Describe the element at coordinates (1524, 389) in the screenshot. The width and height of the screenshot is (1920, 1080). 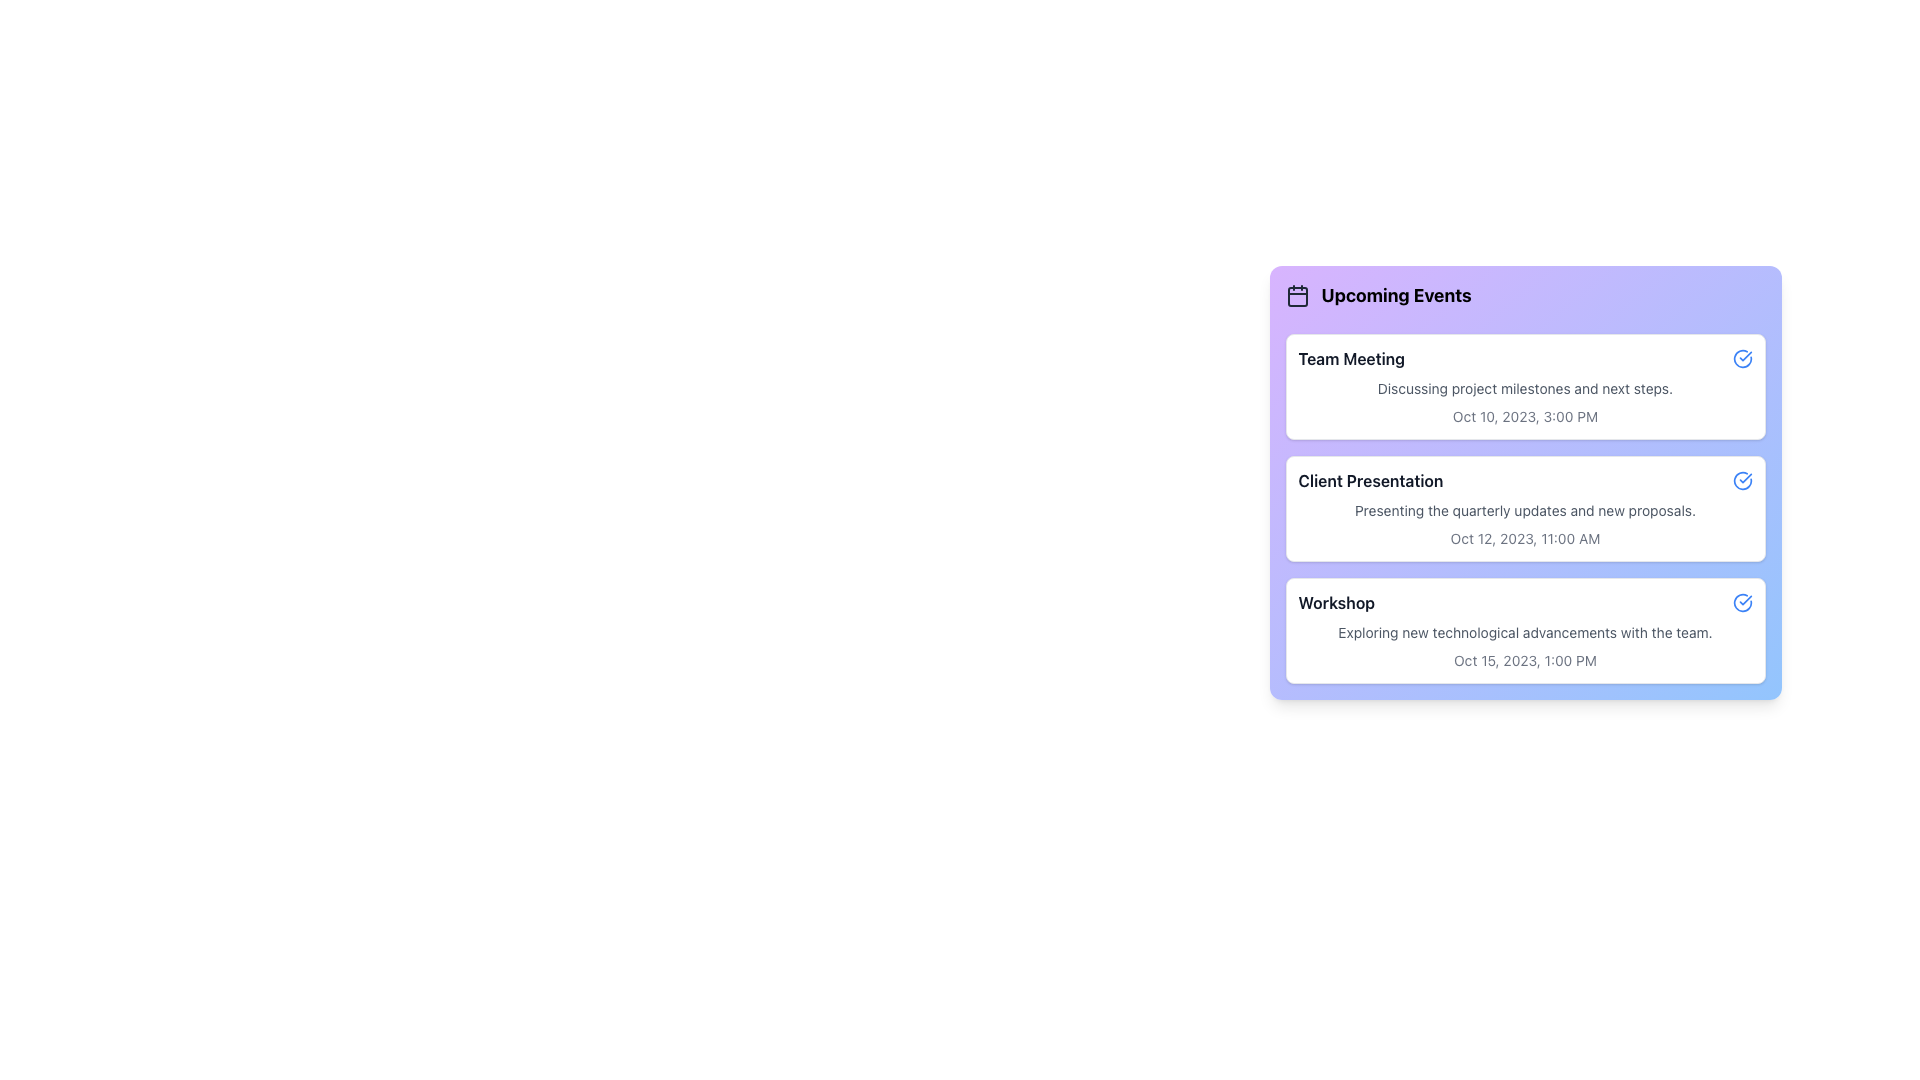
I see `the text element reading 'Discussing project milestones and next steps' located beneath the 'Team Meeting' heading` at that location.